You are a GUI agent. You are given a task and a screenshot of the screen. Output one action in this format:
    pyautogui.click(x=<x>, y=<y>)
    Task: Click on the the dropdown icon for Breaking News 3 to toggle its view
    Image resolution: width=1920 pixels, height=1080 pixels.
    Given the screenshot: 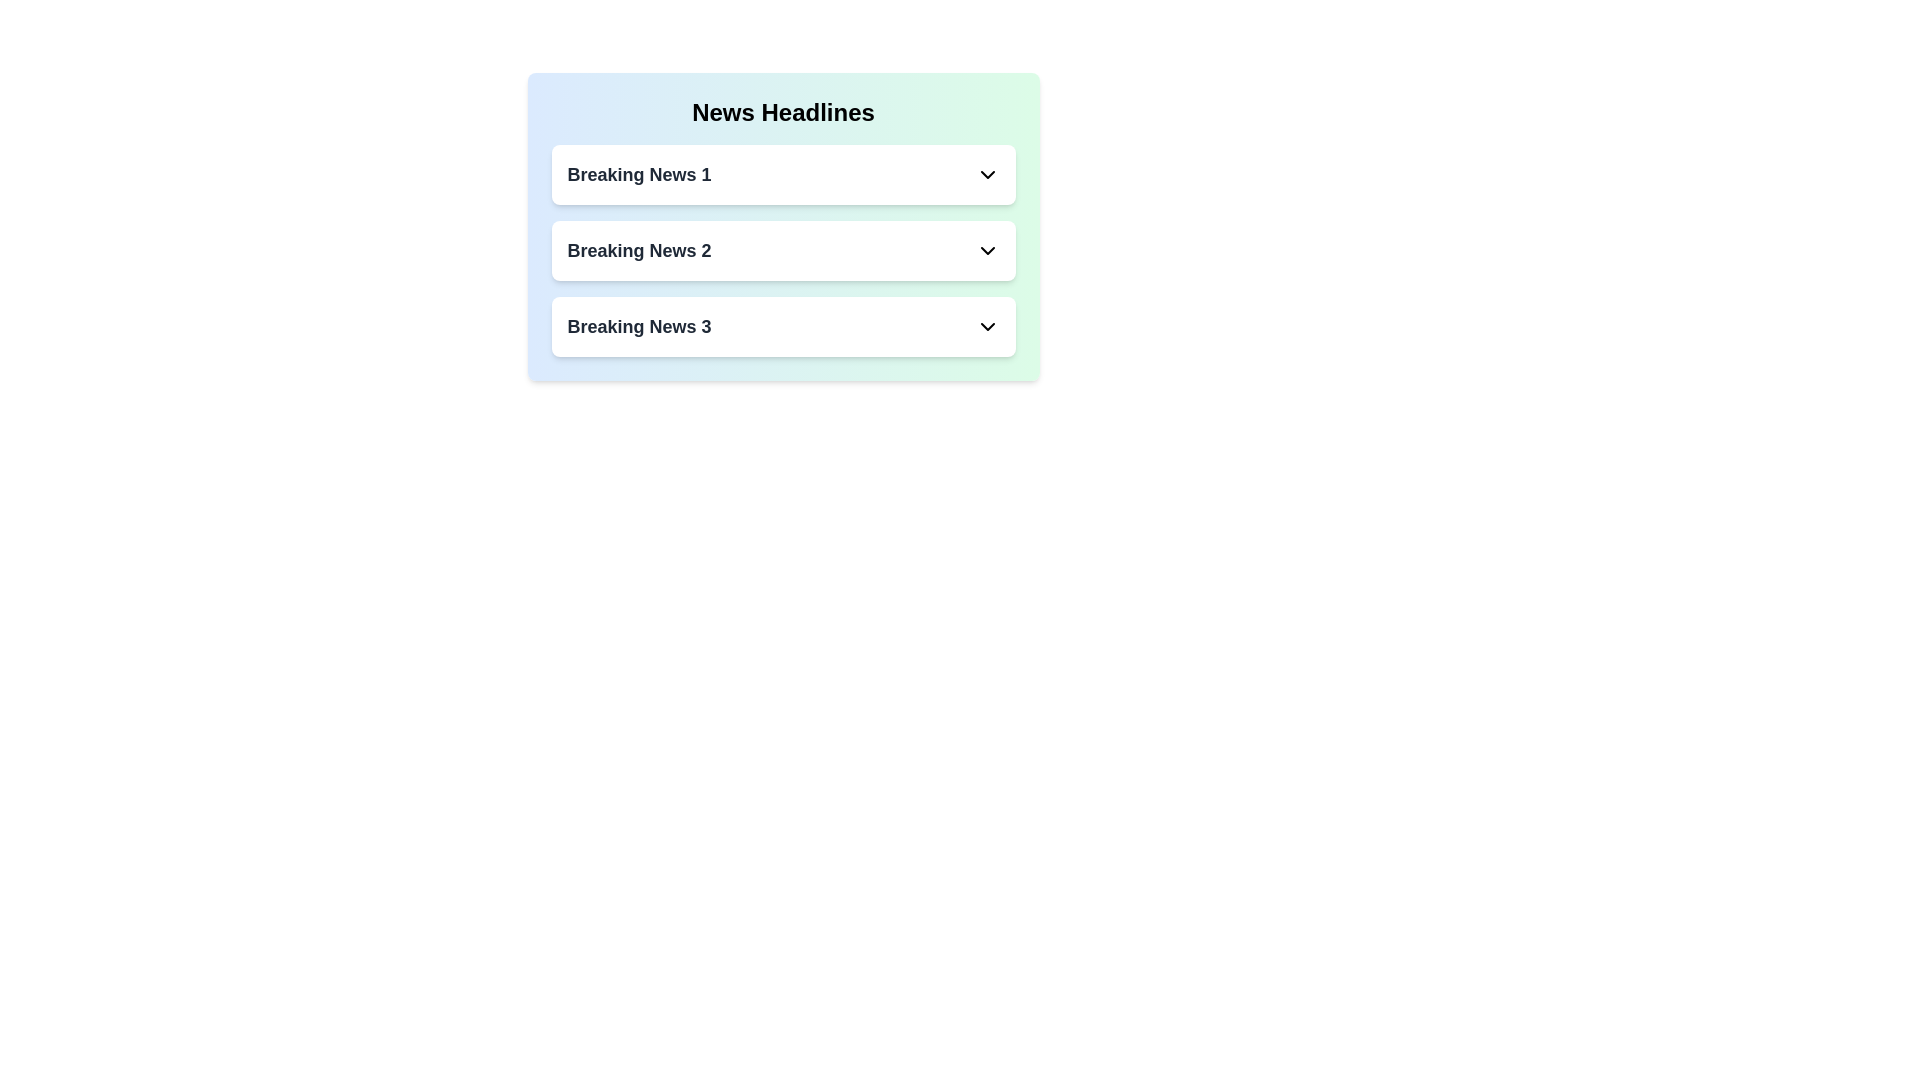 What is the action you would take?
    pyautogui.click(x=987, y=326)
    